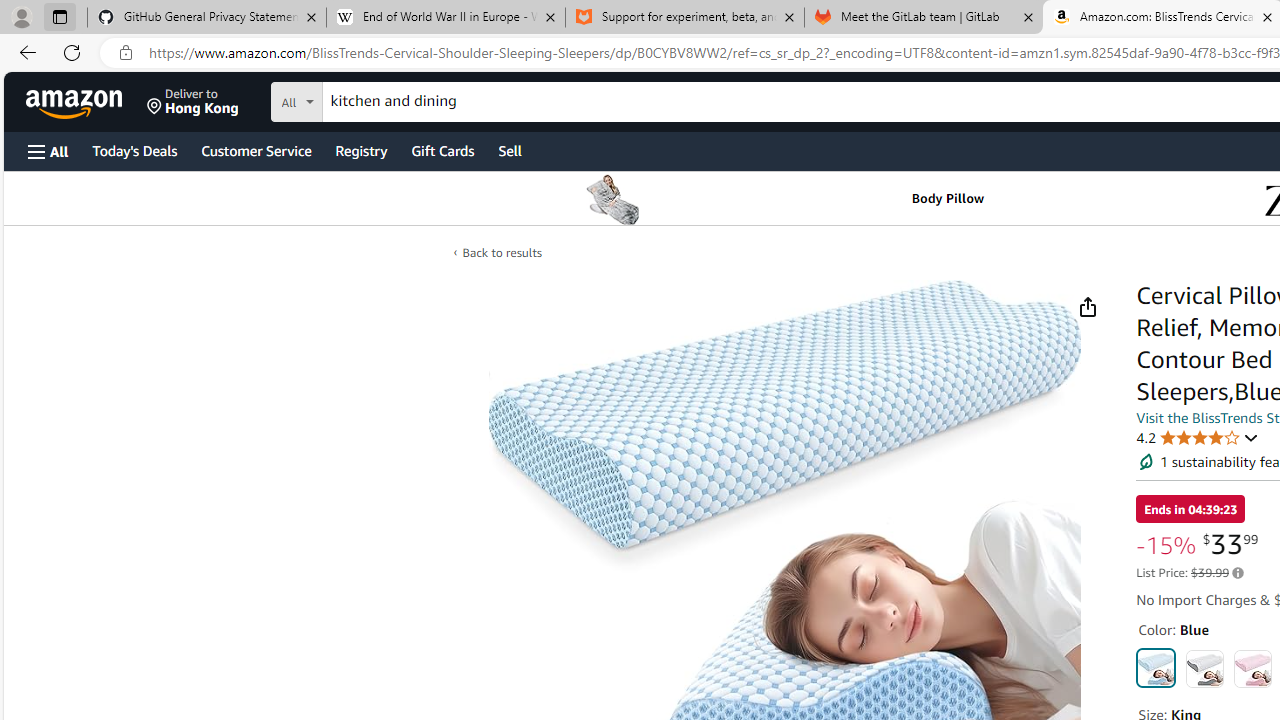  Describe the element at coordinates (255, 149) in the screenshot. I see `'Customer Service'` at that location.